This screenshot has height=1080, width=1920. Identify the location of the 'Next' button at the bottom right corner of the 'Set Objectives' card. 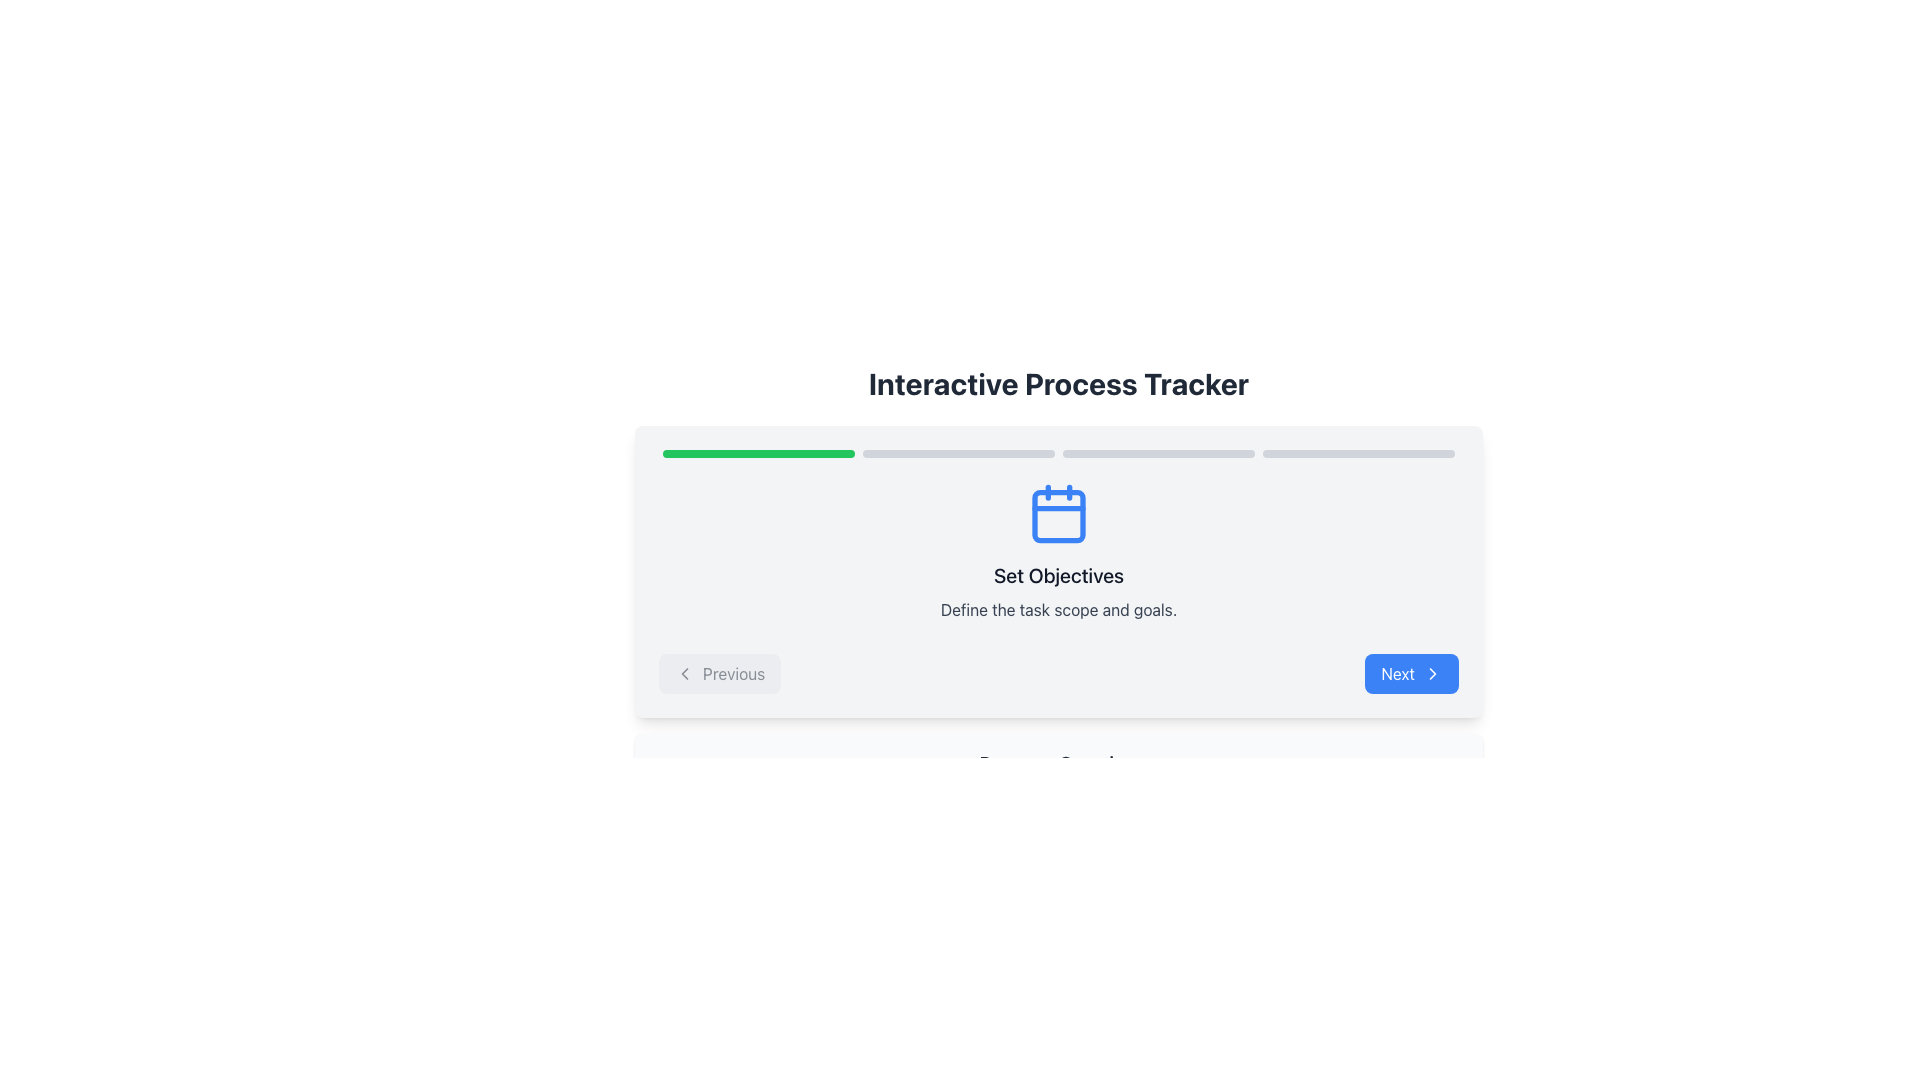
(1432, 674).